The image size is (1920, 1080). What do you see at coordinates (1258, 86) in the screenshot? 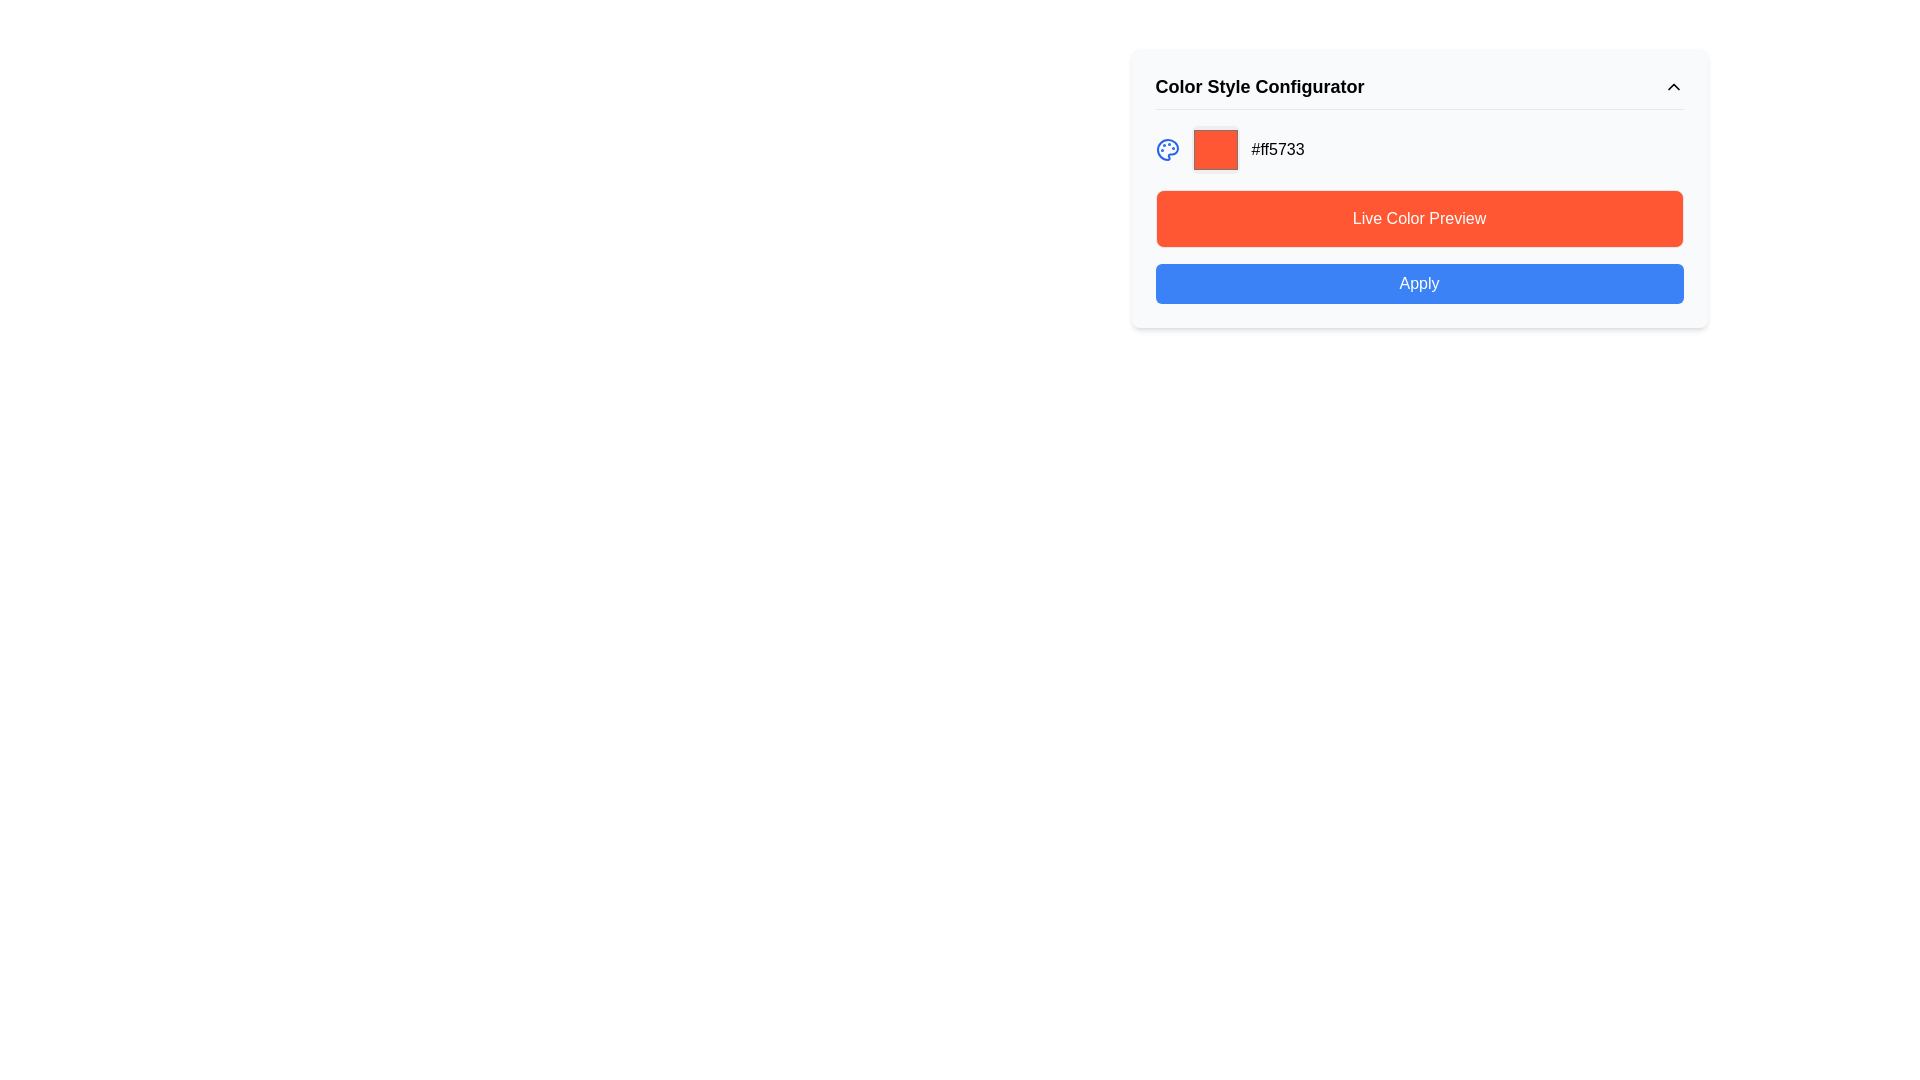
I see `the Text Label that serves as the title 'Color Style Configurator' positioned at the top section of the component` at bounding box center [1258, 86].